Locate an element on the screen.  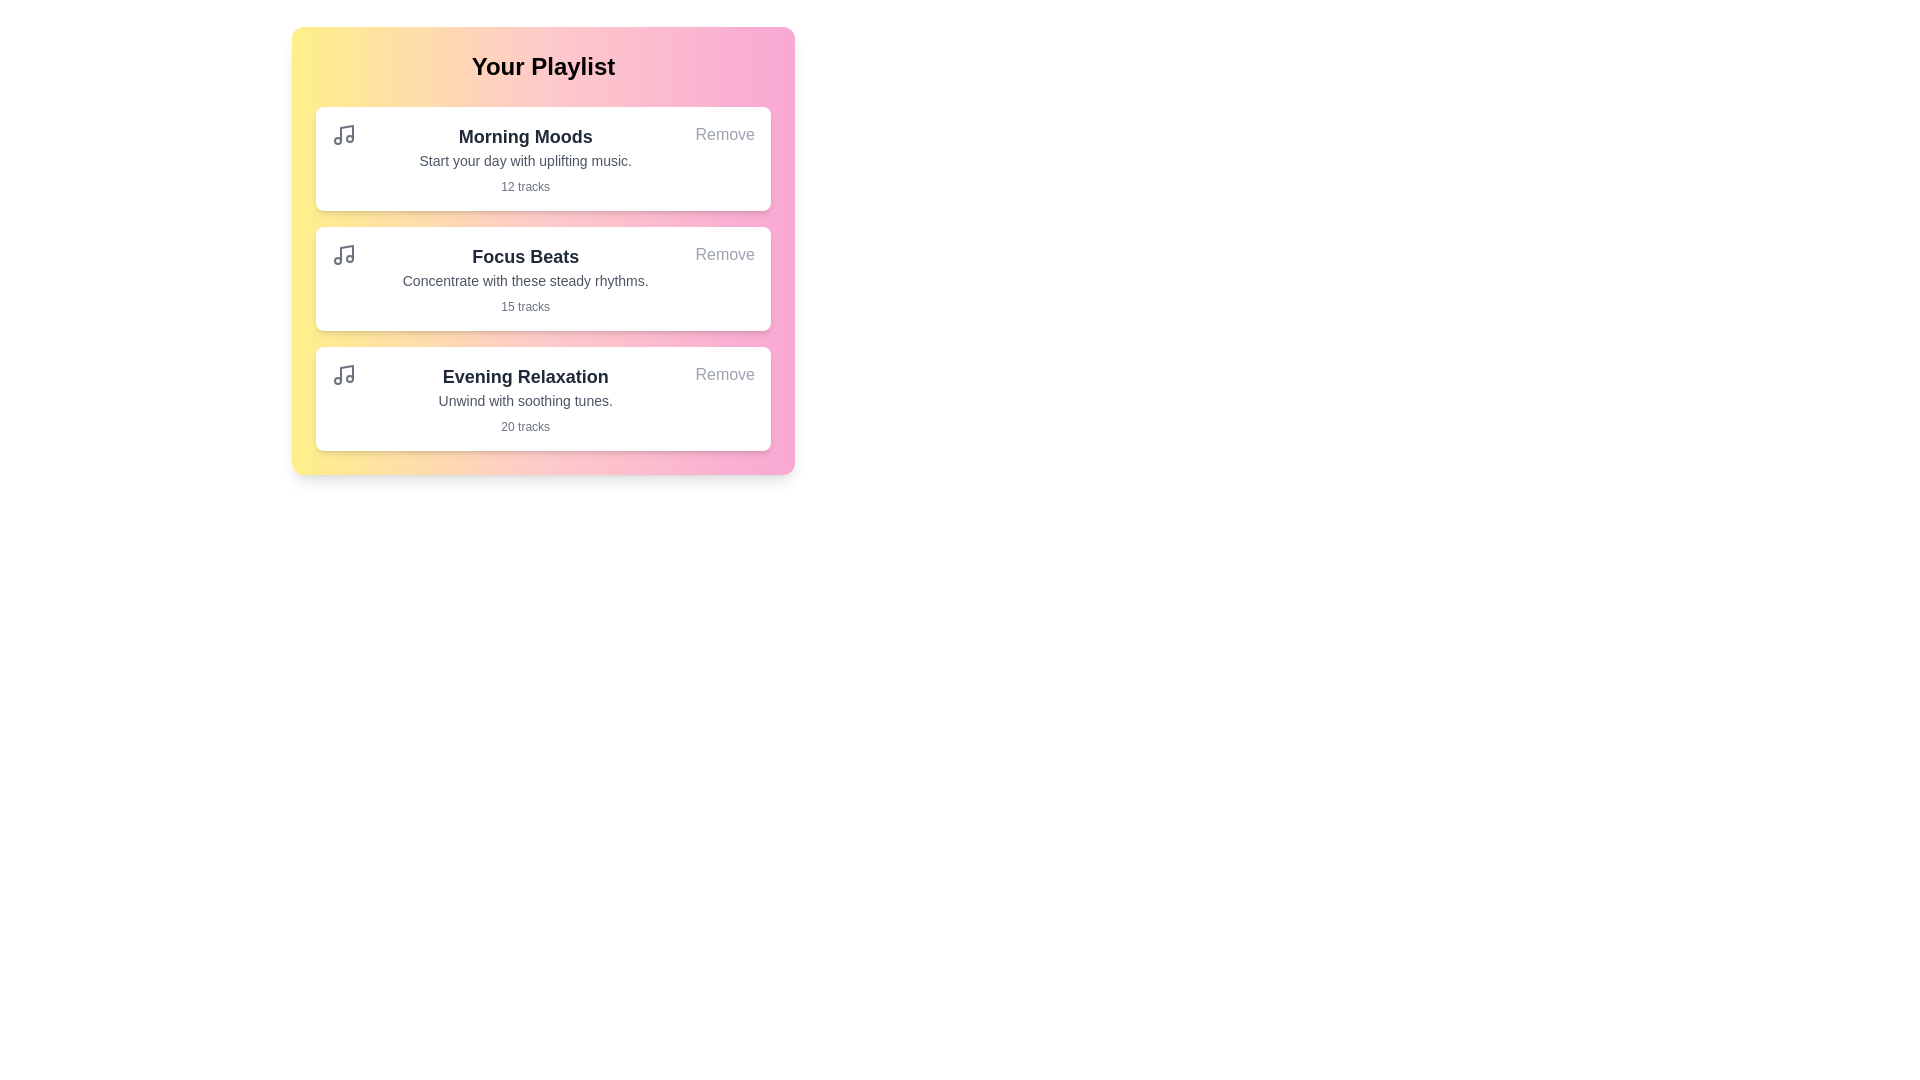
'Remove' button for the playlist 'Evening Relaxation' is located at coordinates (723, 374).